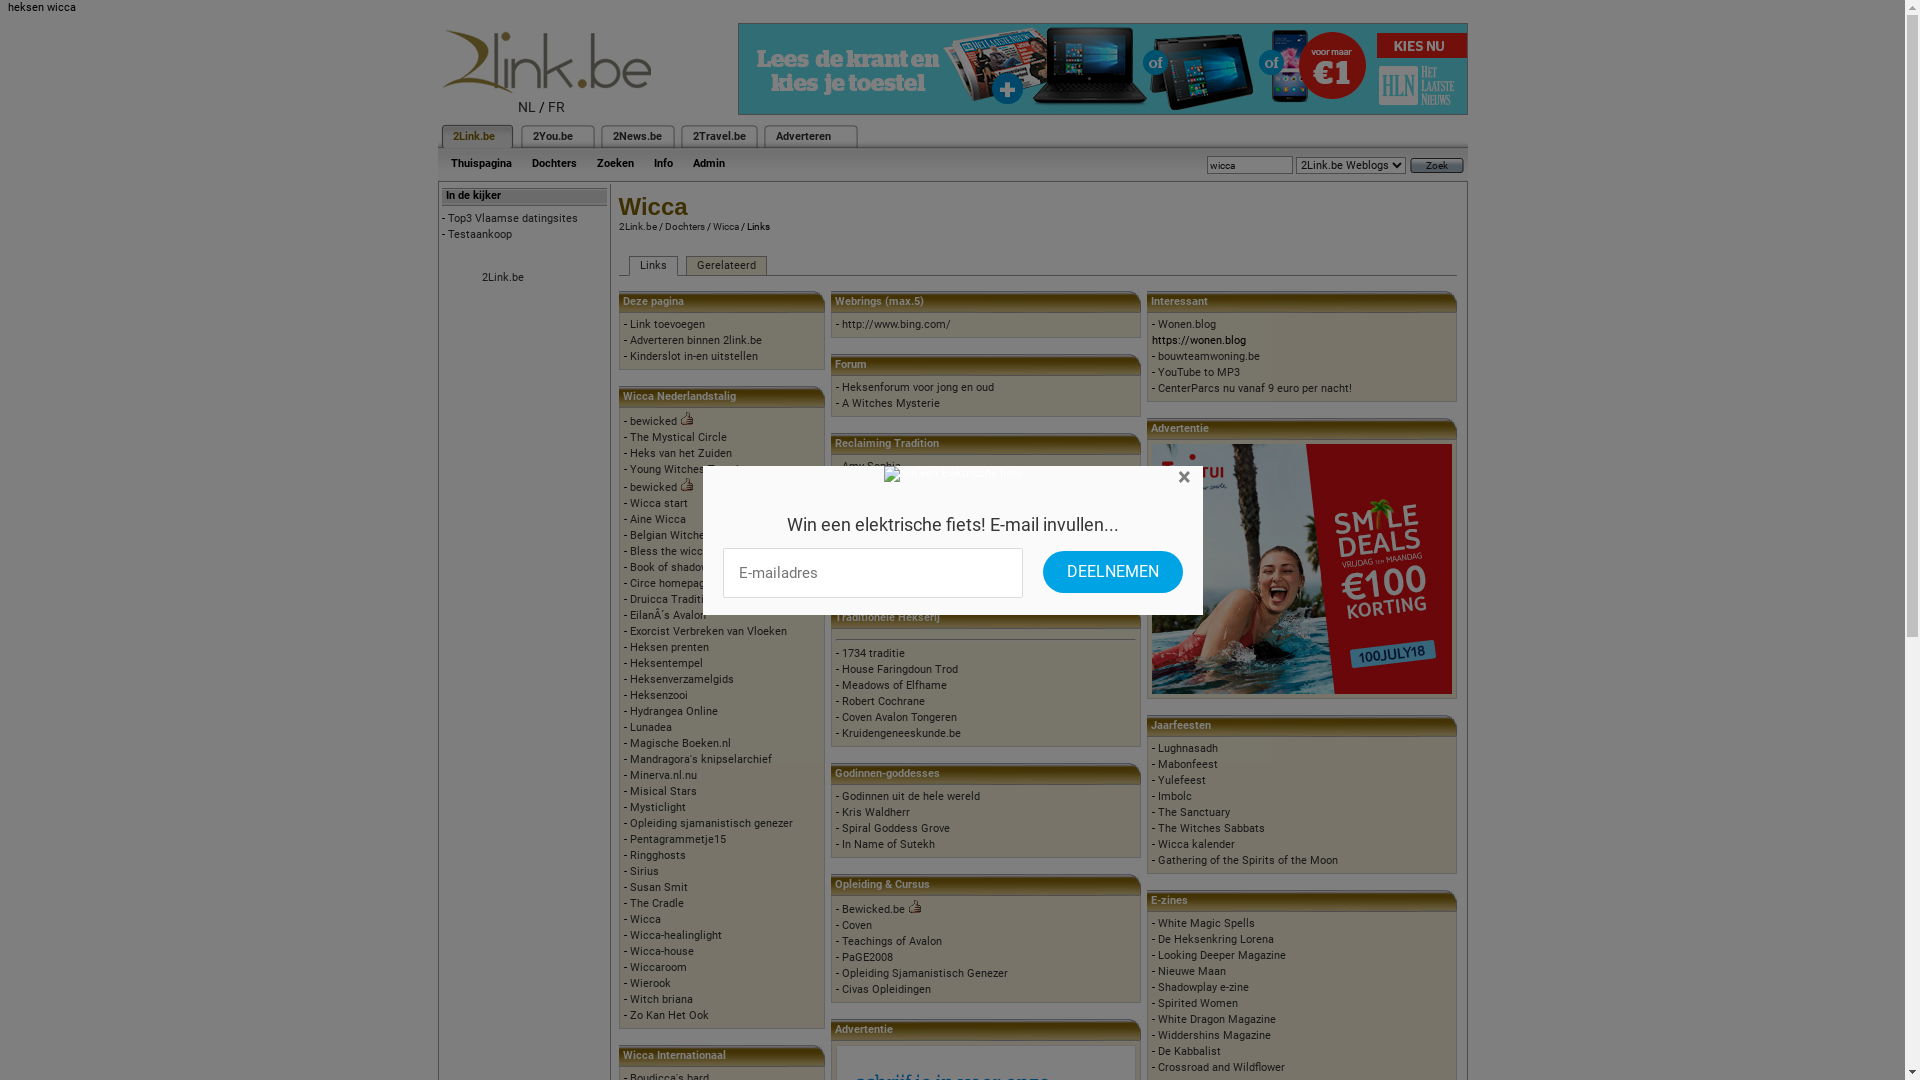  What do you see at coordinates (657, 518) in the screenshot?
I see `'Aine Wicca'` at bounding box center [657, 518].